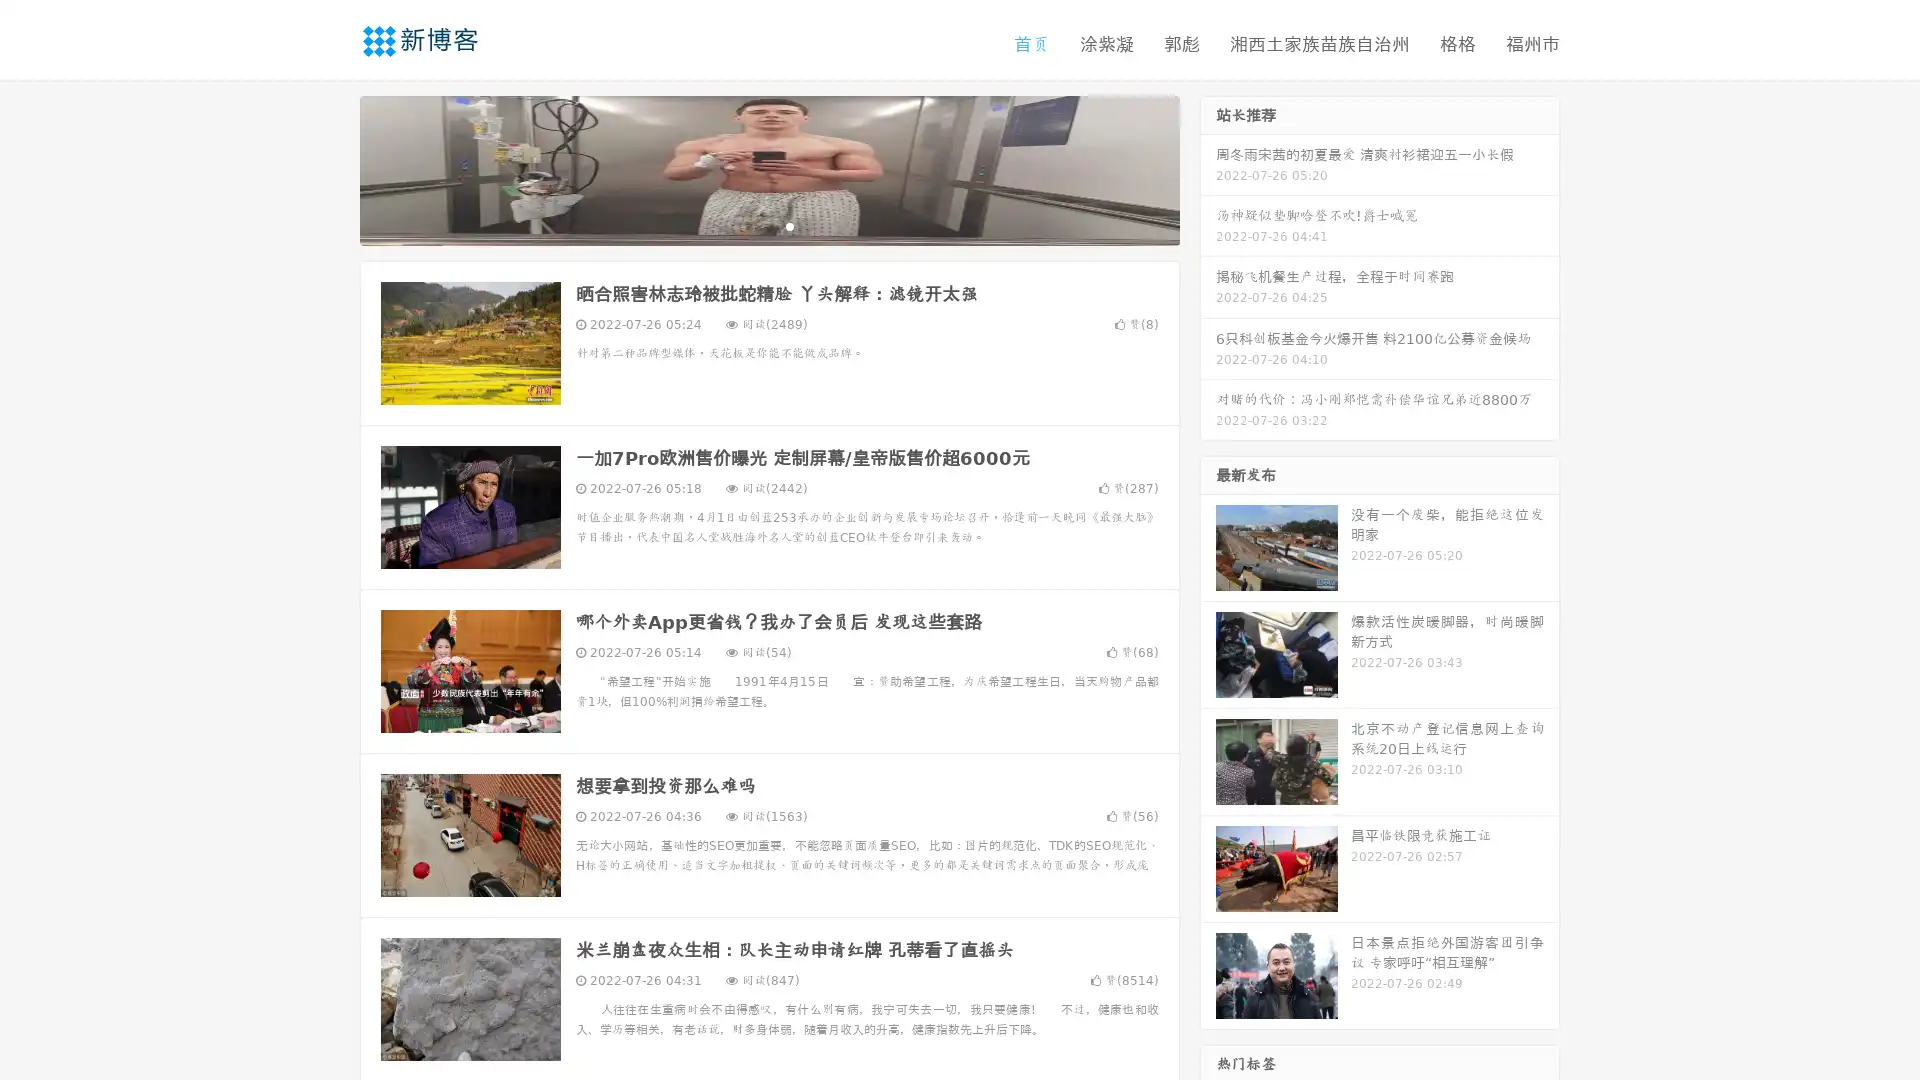 Image resolution: width=1920 pixels, height=1080 pixels. Describe the element at coordinates (768, 225) in the screenshot. I see `Go to slide 2` at that location.